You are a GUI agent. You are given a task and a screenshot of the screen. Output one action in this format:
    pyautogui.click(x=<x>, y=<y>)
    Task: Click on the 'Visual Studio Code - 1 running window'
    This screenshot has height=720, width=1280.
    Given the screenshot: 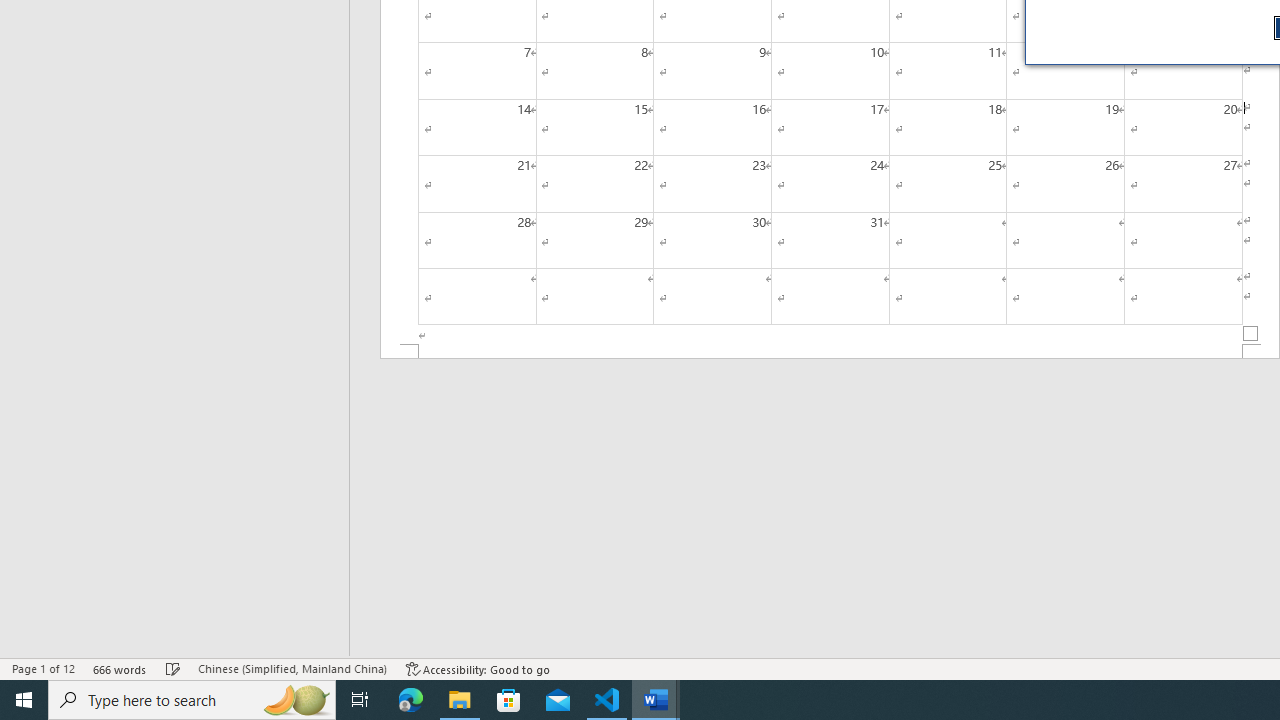 What is the action you would take?
    pyautogui.click(x=606, y=698)
    